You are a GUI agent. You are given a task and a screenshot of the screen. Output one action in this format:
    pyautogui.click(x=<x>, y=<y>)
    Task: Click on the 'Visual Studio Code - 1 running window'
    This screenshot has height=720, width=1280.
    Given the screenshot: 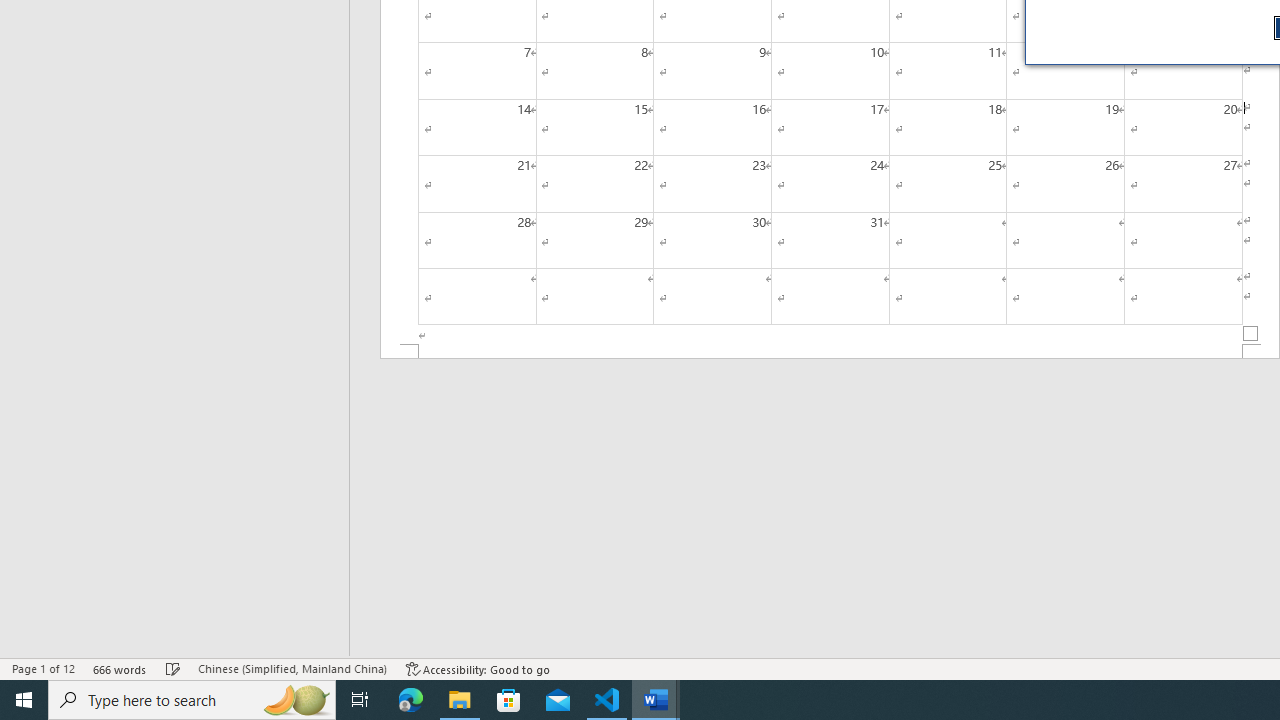 What is the action you would take?
    pyautogui.click(x=606, y=698)
    